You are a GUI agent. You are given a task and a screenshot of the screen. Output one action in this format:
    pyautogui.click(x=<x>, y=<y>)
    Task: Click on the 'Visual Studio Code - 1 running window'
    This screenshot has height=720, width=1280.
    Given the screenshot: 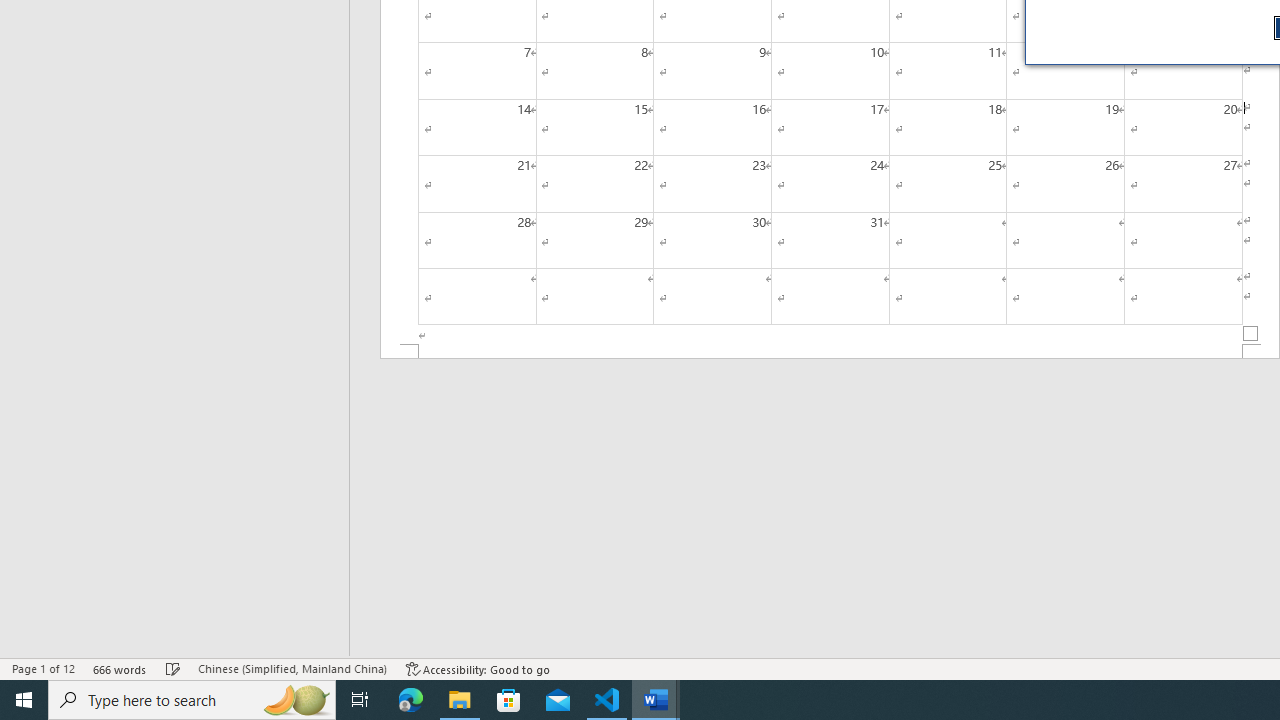 What is the action you would take?
    pyautogui.click(x=606, y=698)
    